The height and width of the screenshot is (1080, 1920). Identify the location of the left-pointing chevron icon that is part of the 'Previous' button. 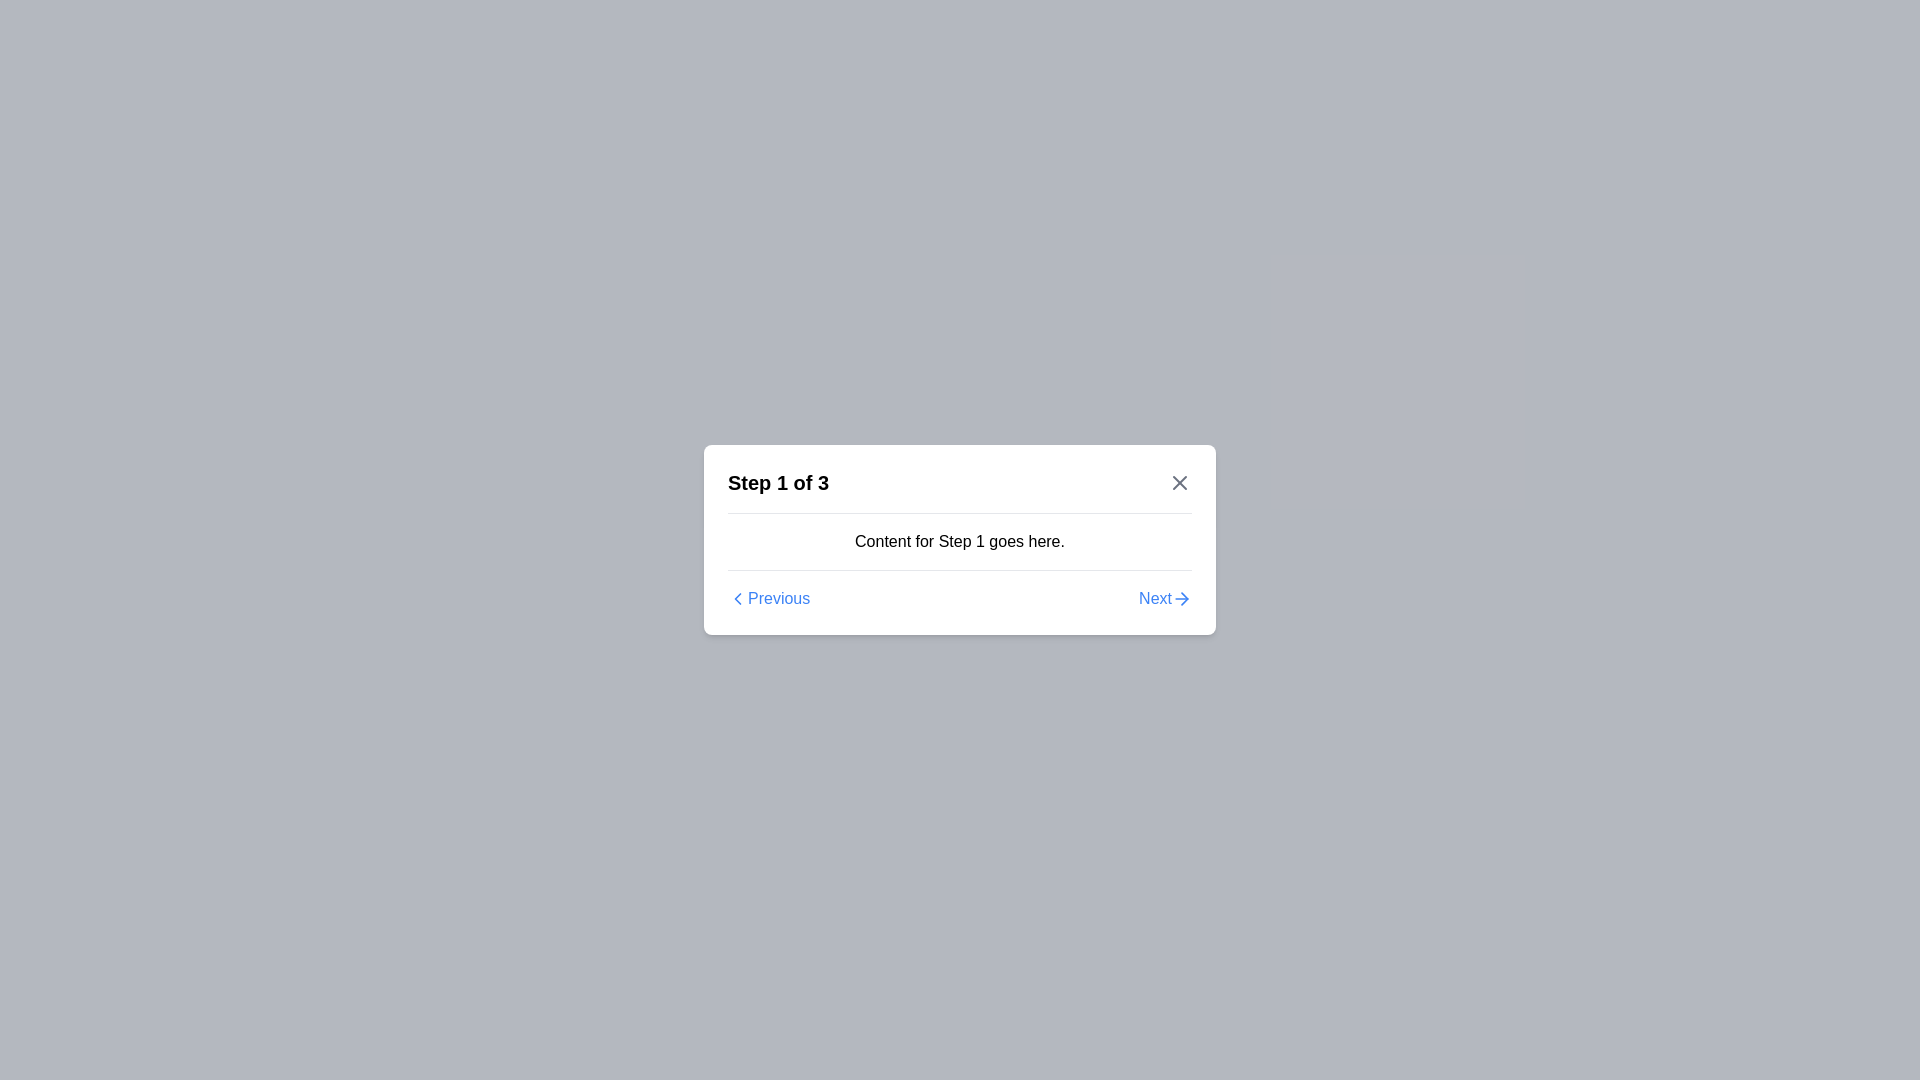
(737, 597).